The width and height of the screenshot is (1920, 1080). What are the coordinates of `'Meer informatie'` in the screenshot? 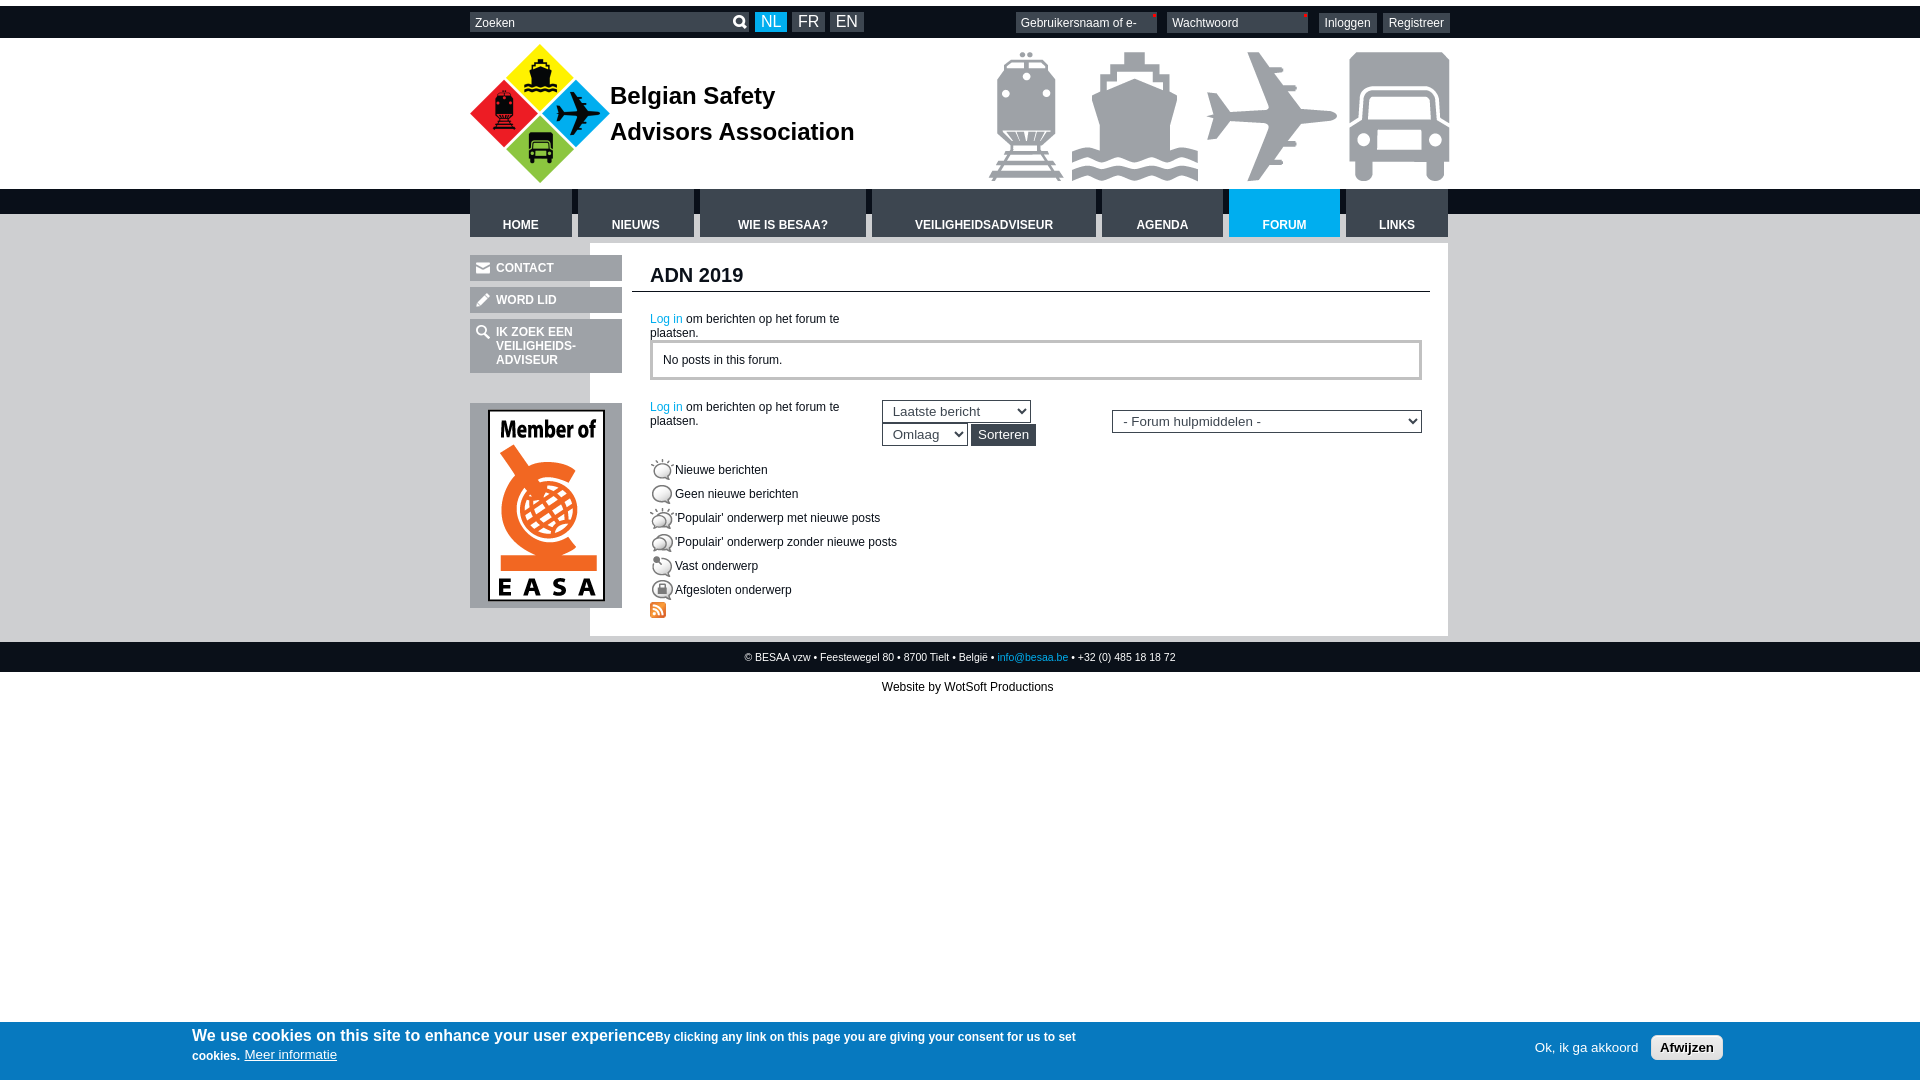 It's located at (289, 1053).